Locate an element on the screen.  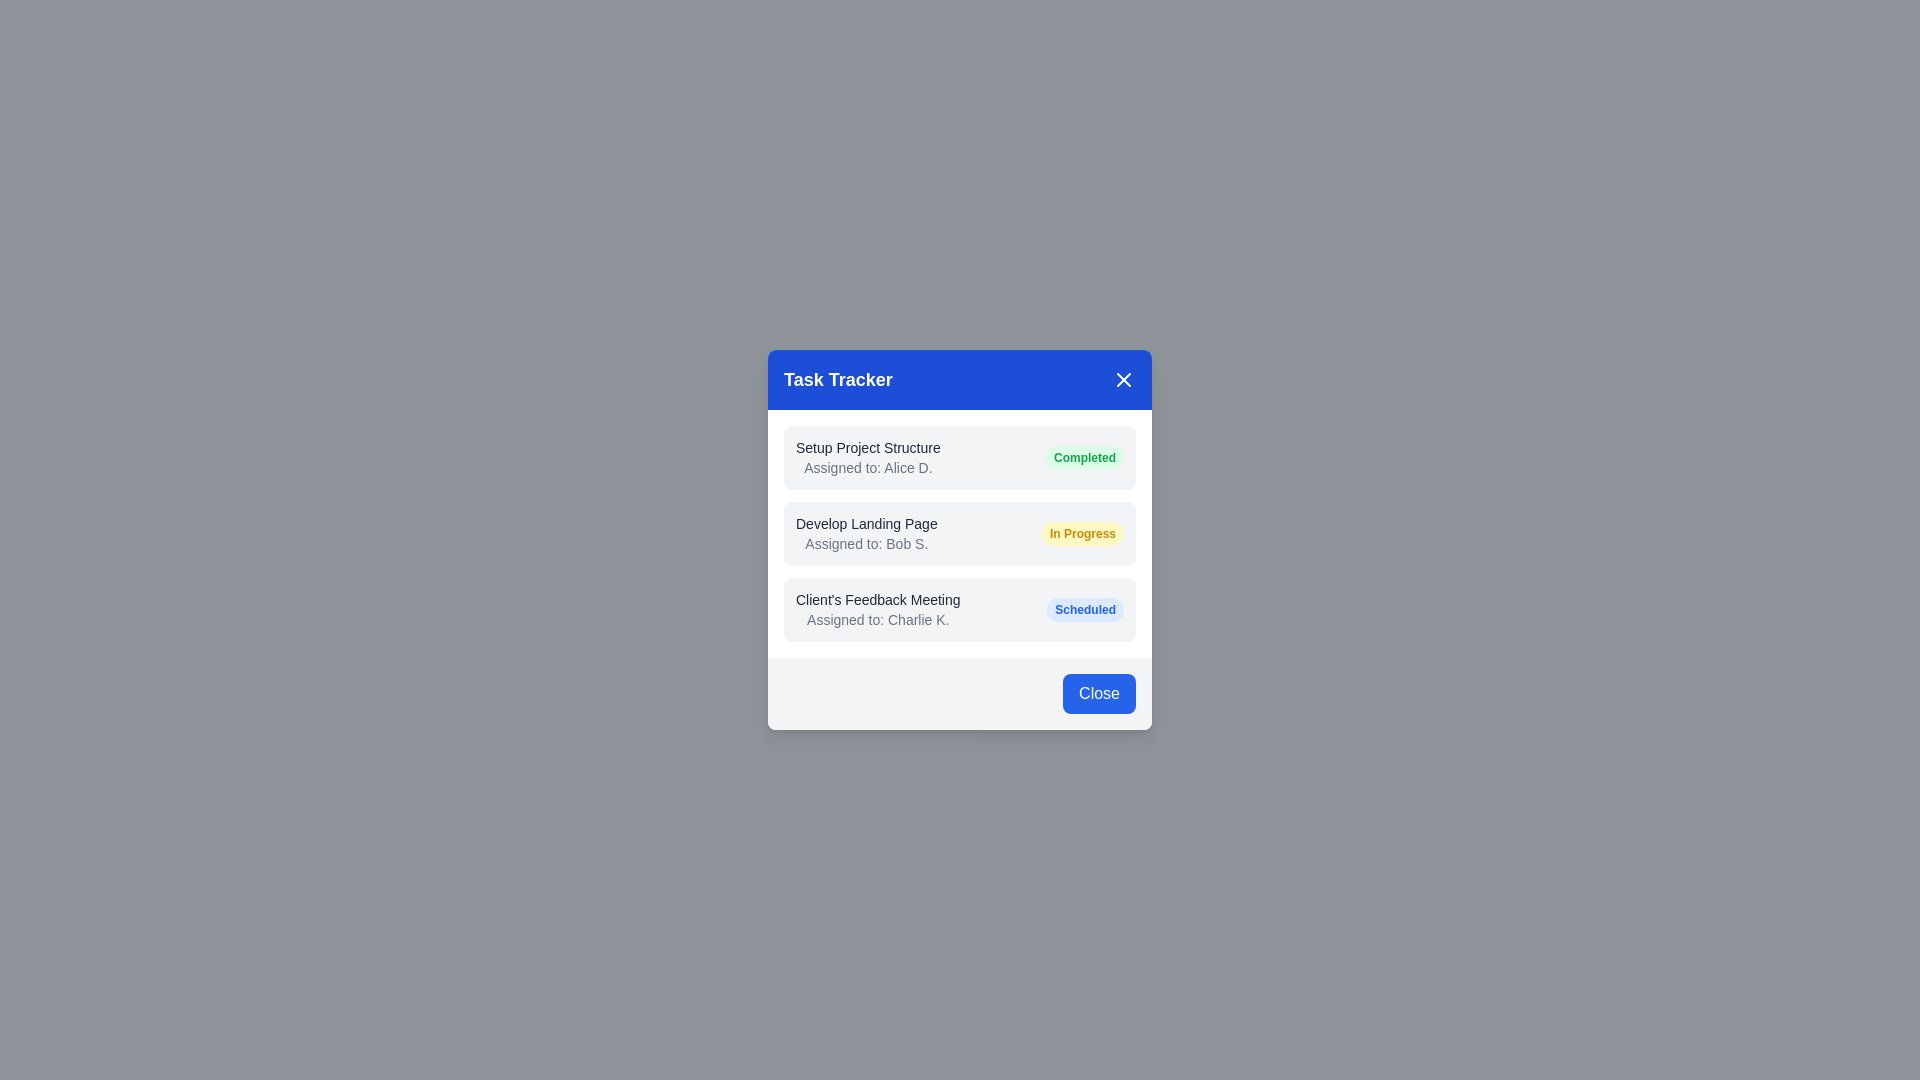
the task details area for Client's Feedback Meeting is located at coordinates (960, 608).